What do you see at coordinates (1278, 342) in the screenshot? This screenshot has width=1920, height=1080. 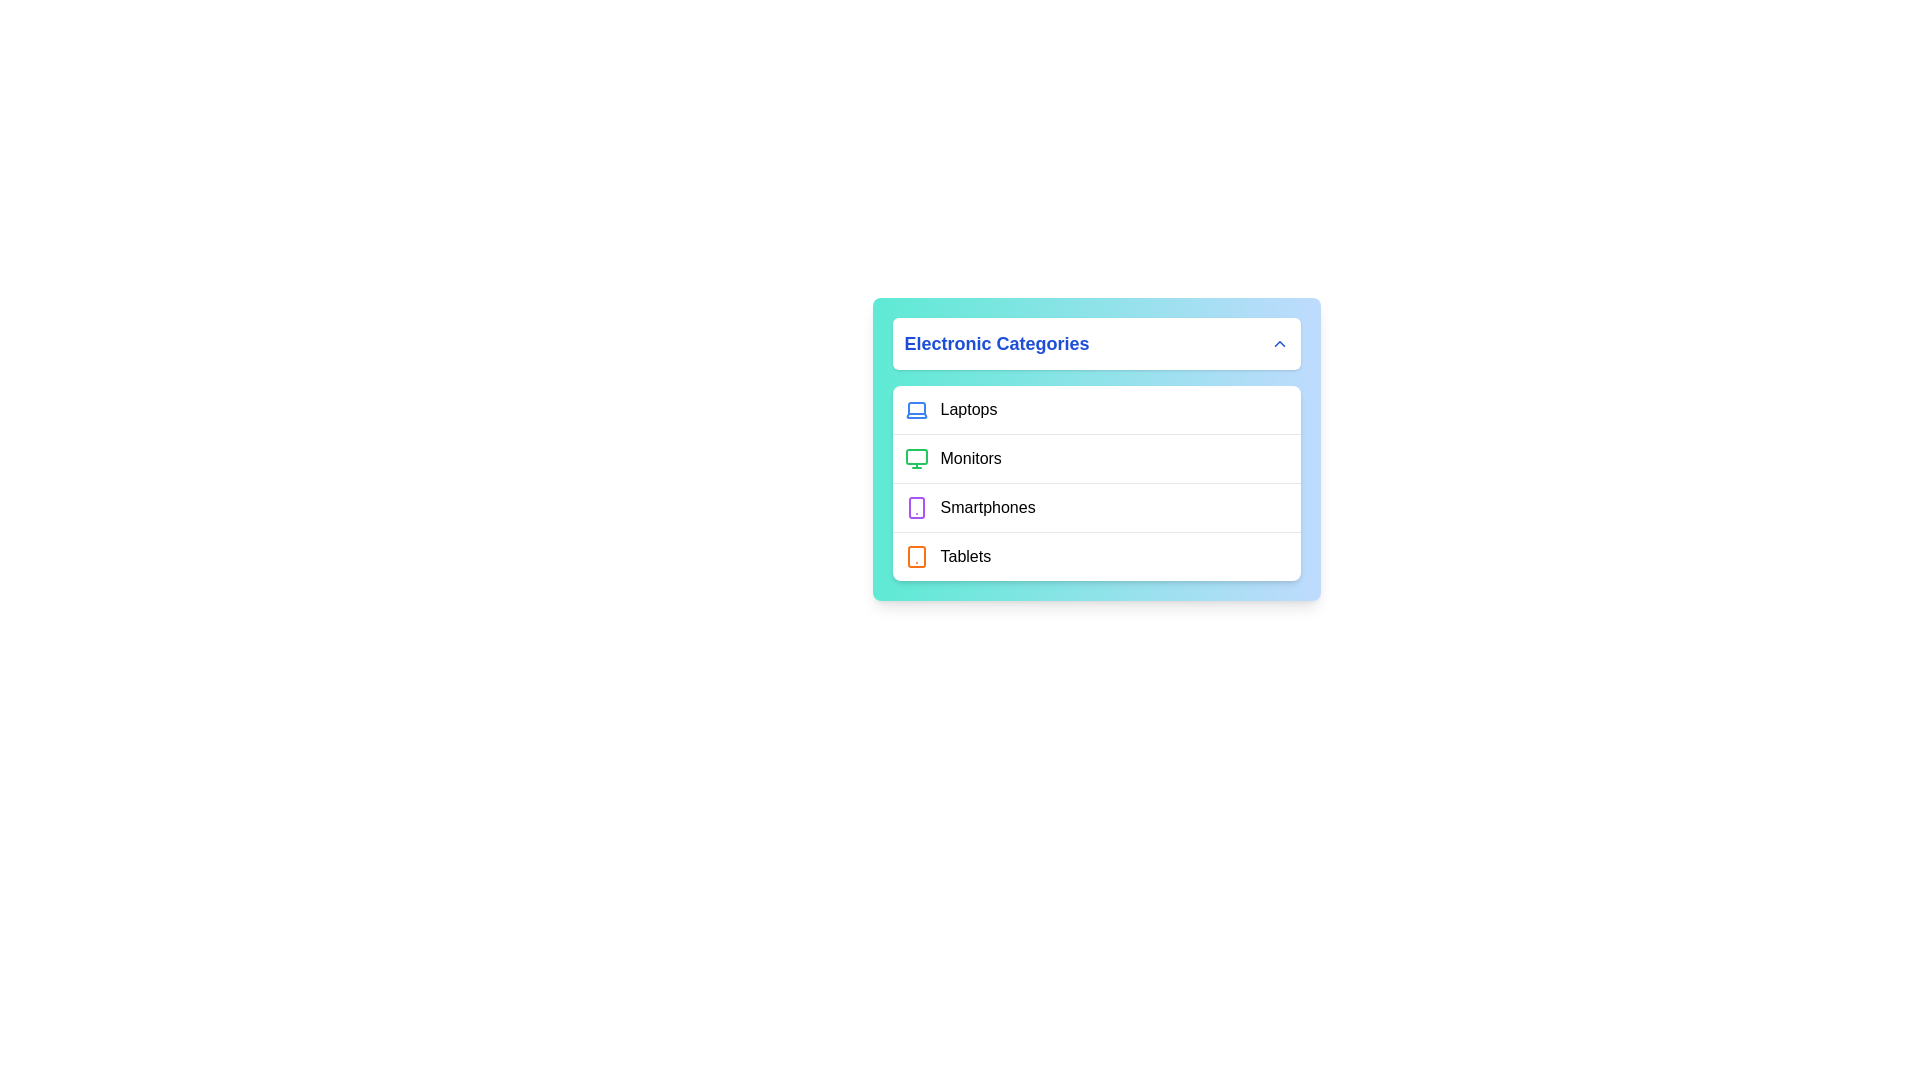 I see `the chevron icon at the far right of the 'Electronic Categories' header` at bounding box center [1278, 342].